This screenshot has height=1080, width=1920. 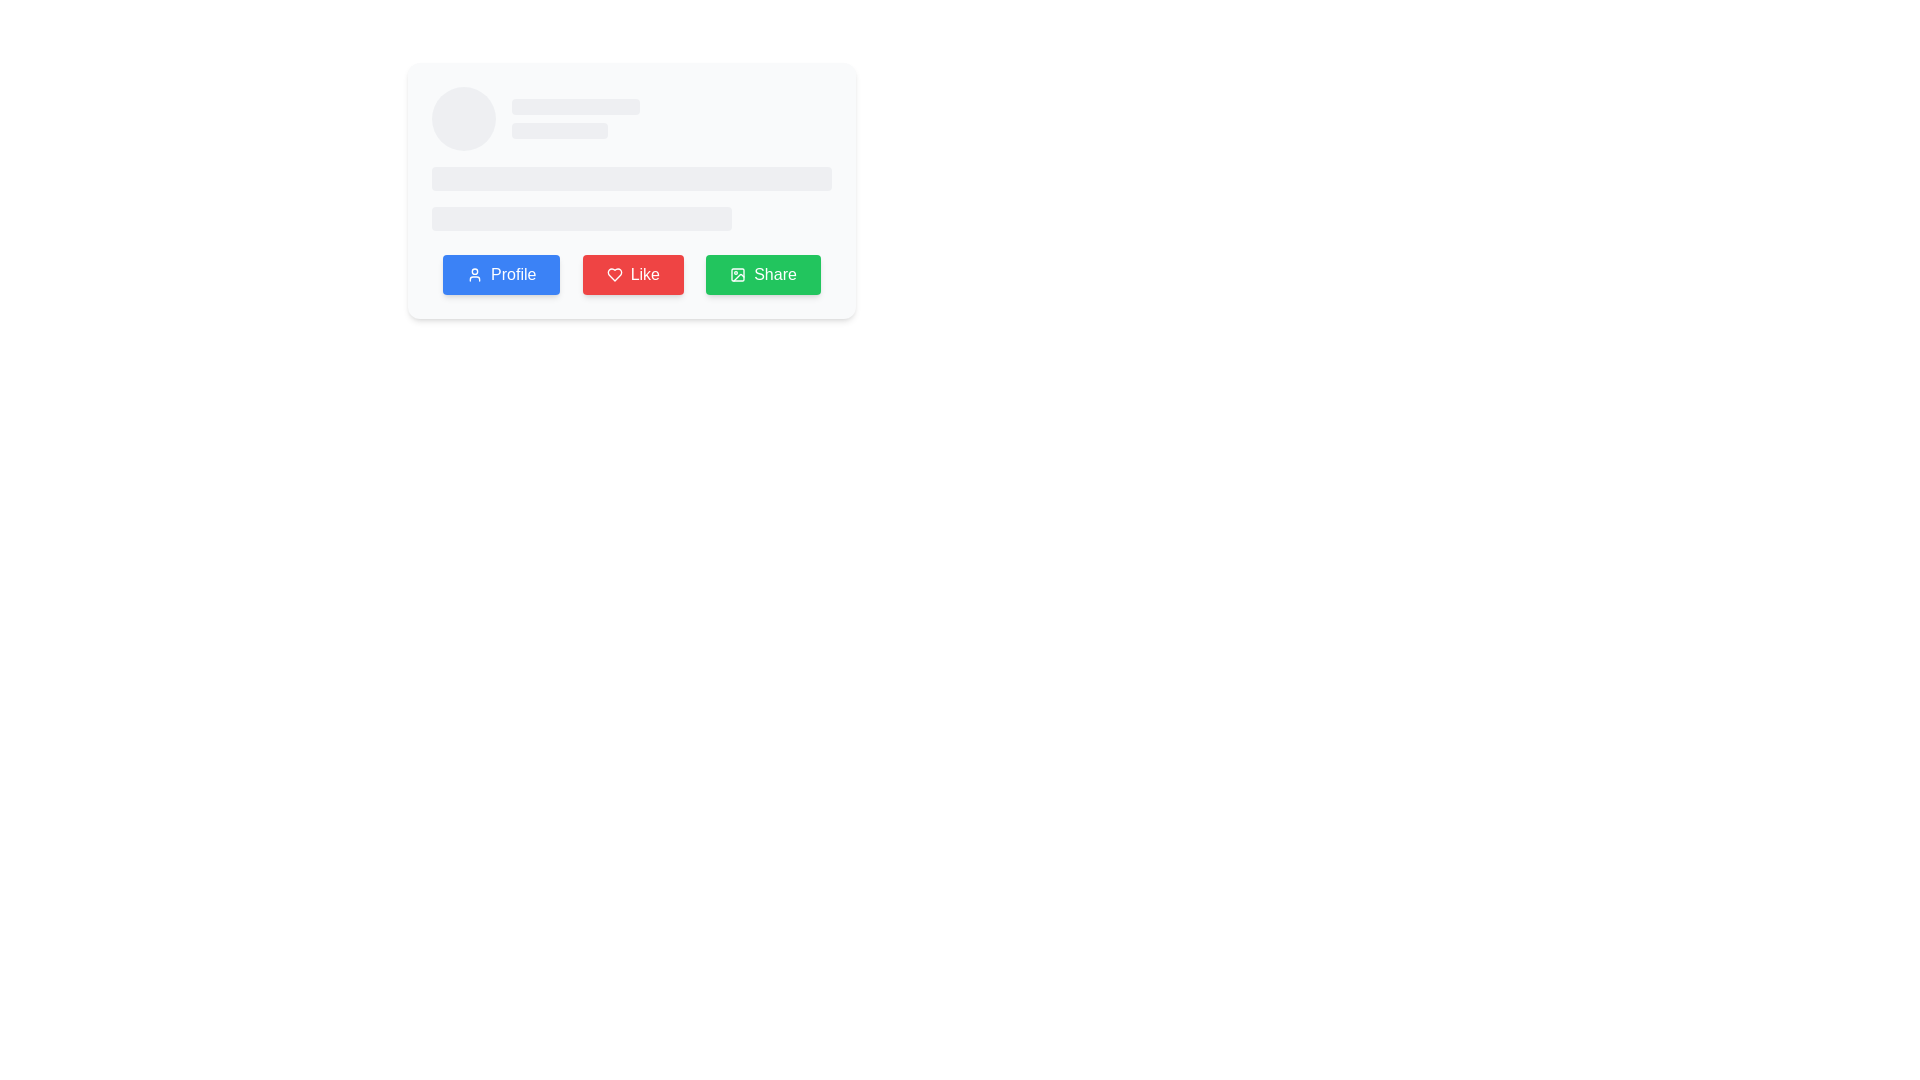 I want to click on the heart icon inside the red 'Like' button, so click(x=613, y=274).